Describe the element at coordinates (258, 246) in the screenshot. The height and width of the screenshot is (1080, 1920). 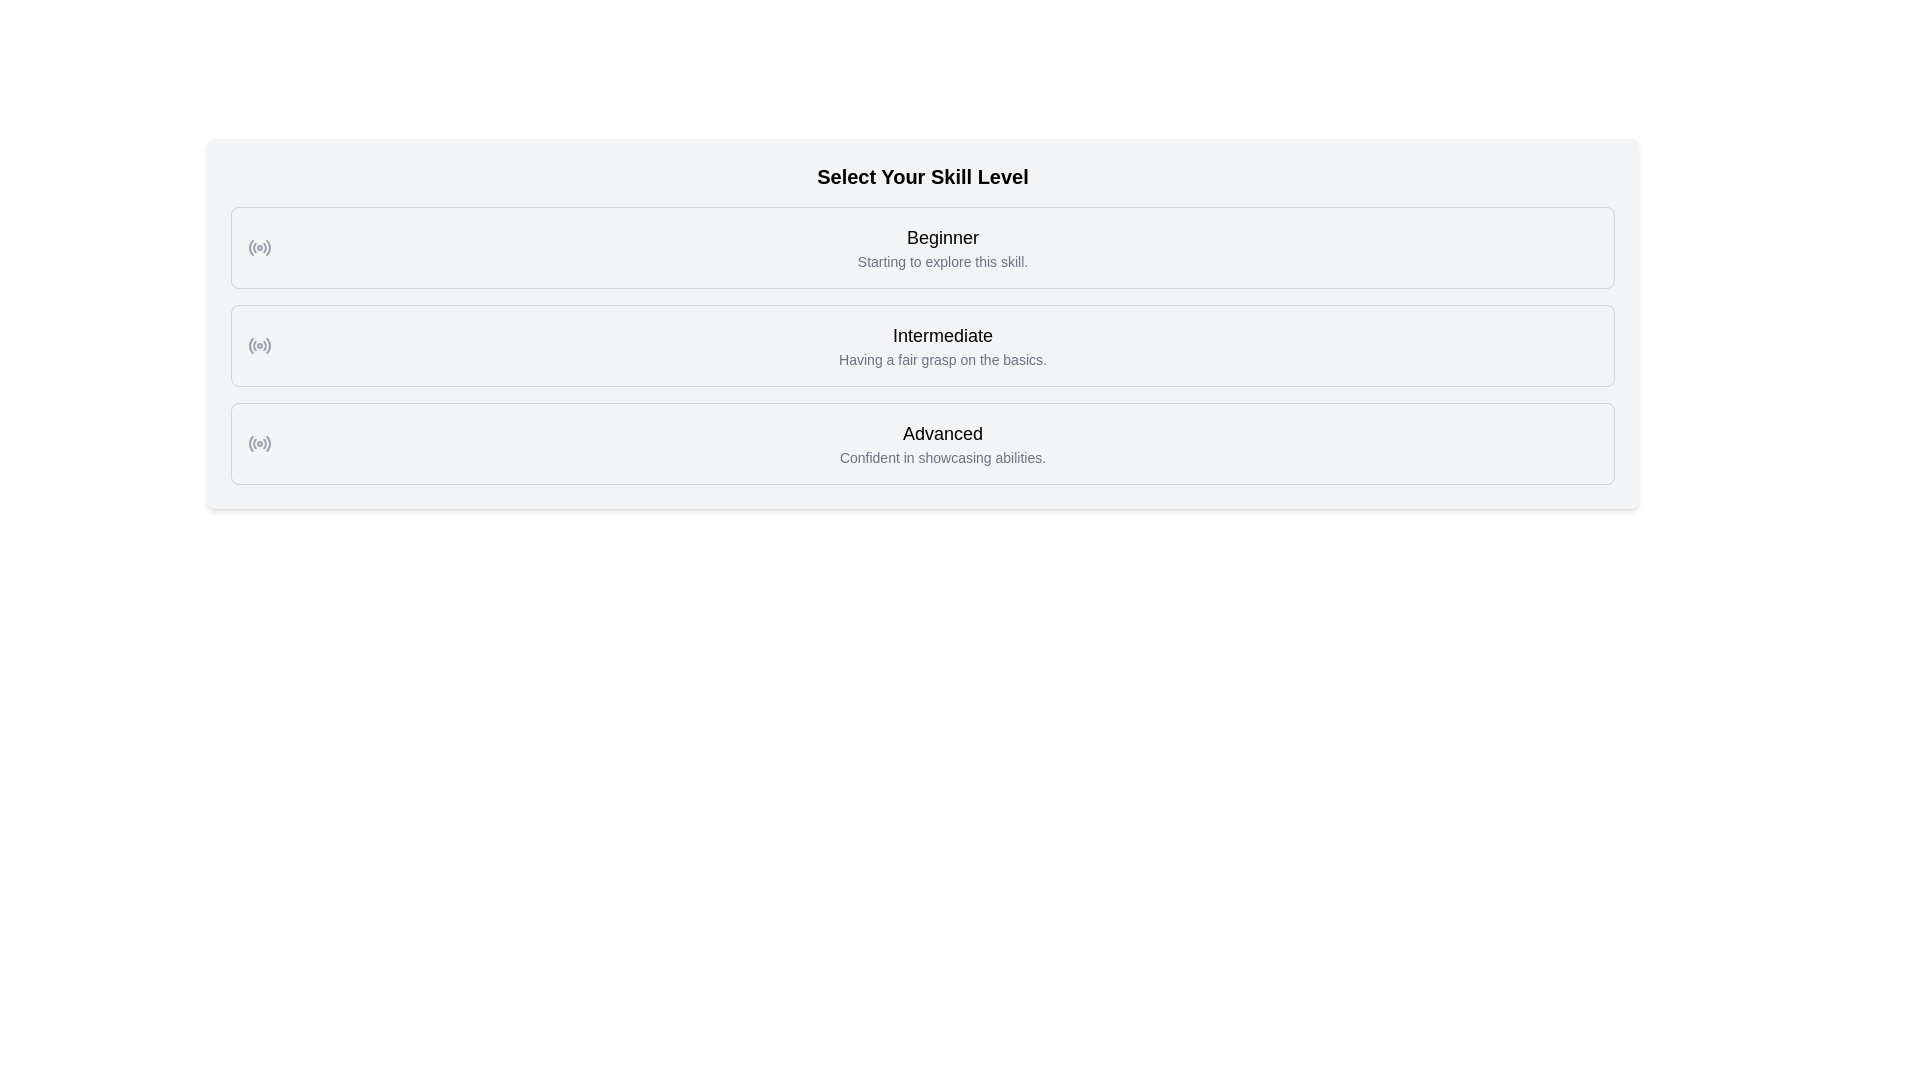
I see `the 'Beginner' radio button` at that location.